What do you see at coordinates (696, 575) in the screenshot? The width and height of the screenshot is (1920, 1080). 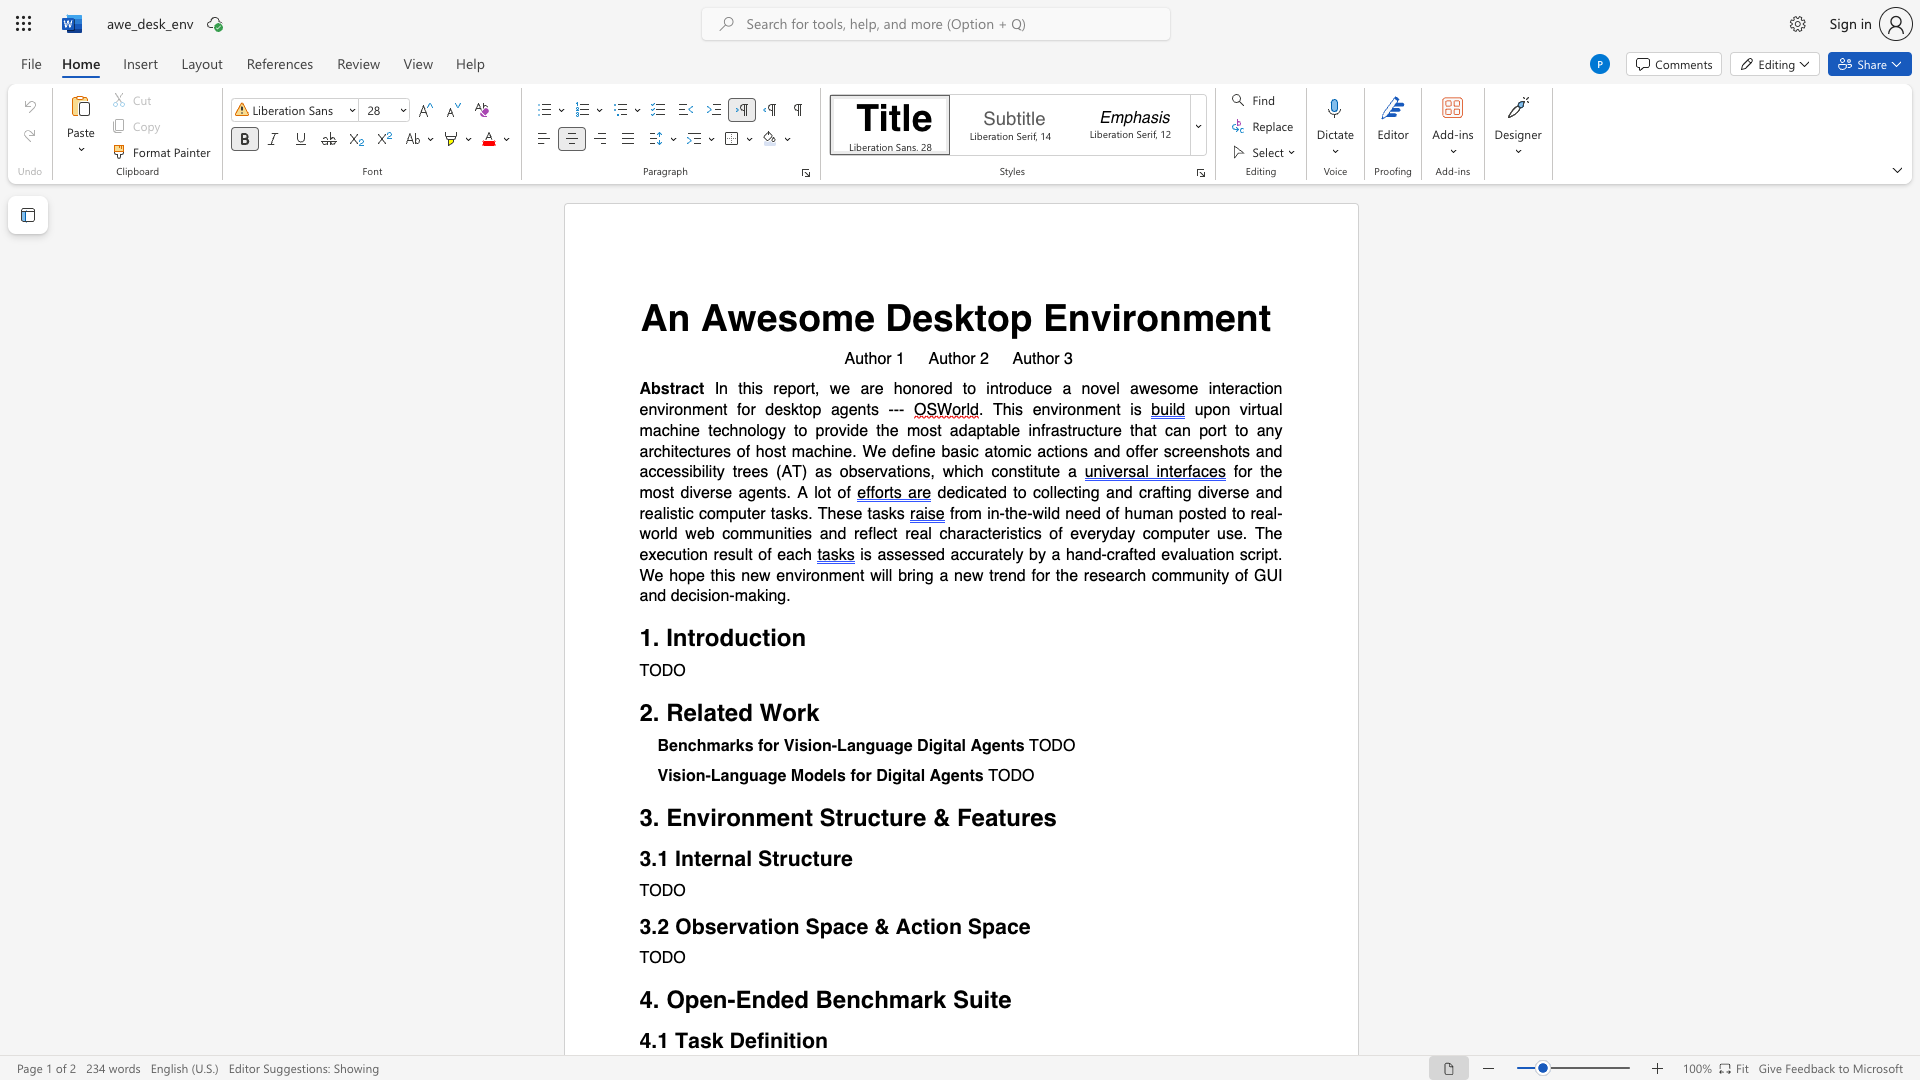 I see `the subset text "e this" within the text "is assessed accurately by a hand-crafted evaluation script. We hope this"` at bounding box center [696, 575].